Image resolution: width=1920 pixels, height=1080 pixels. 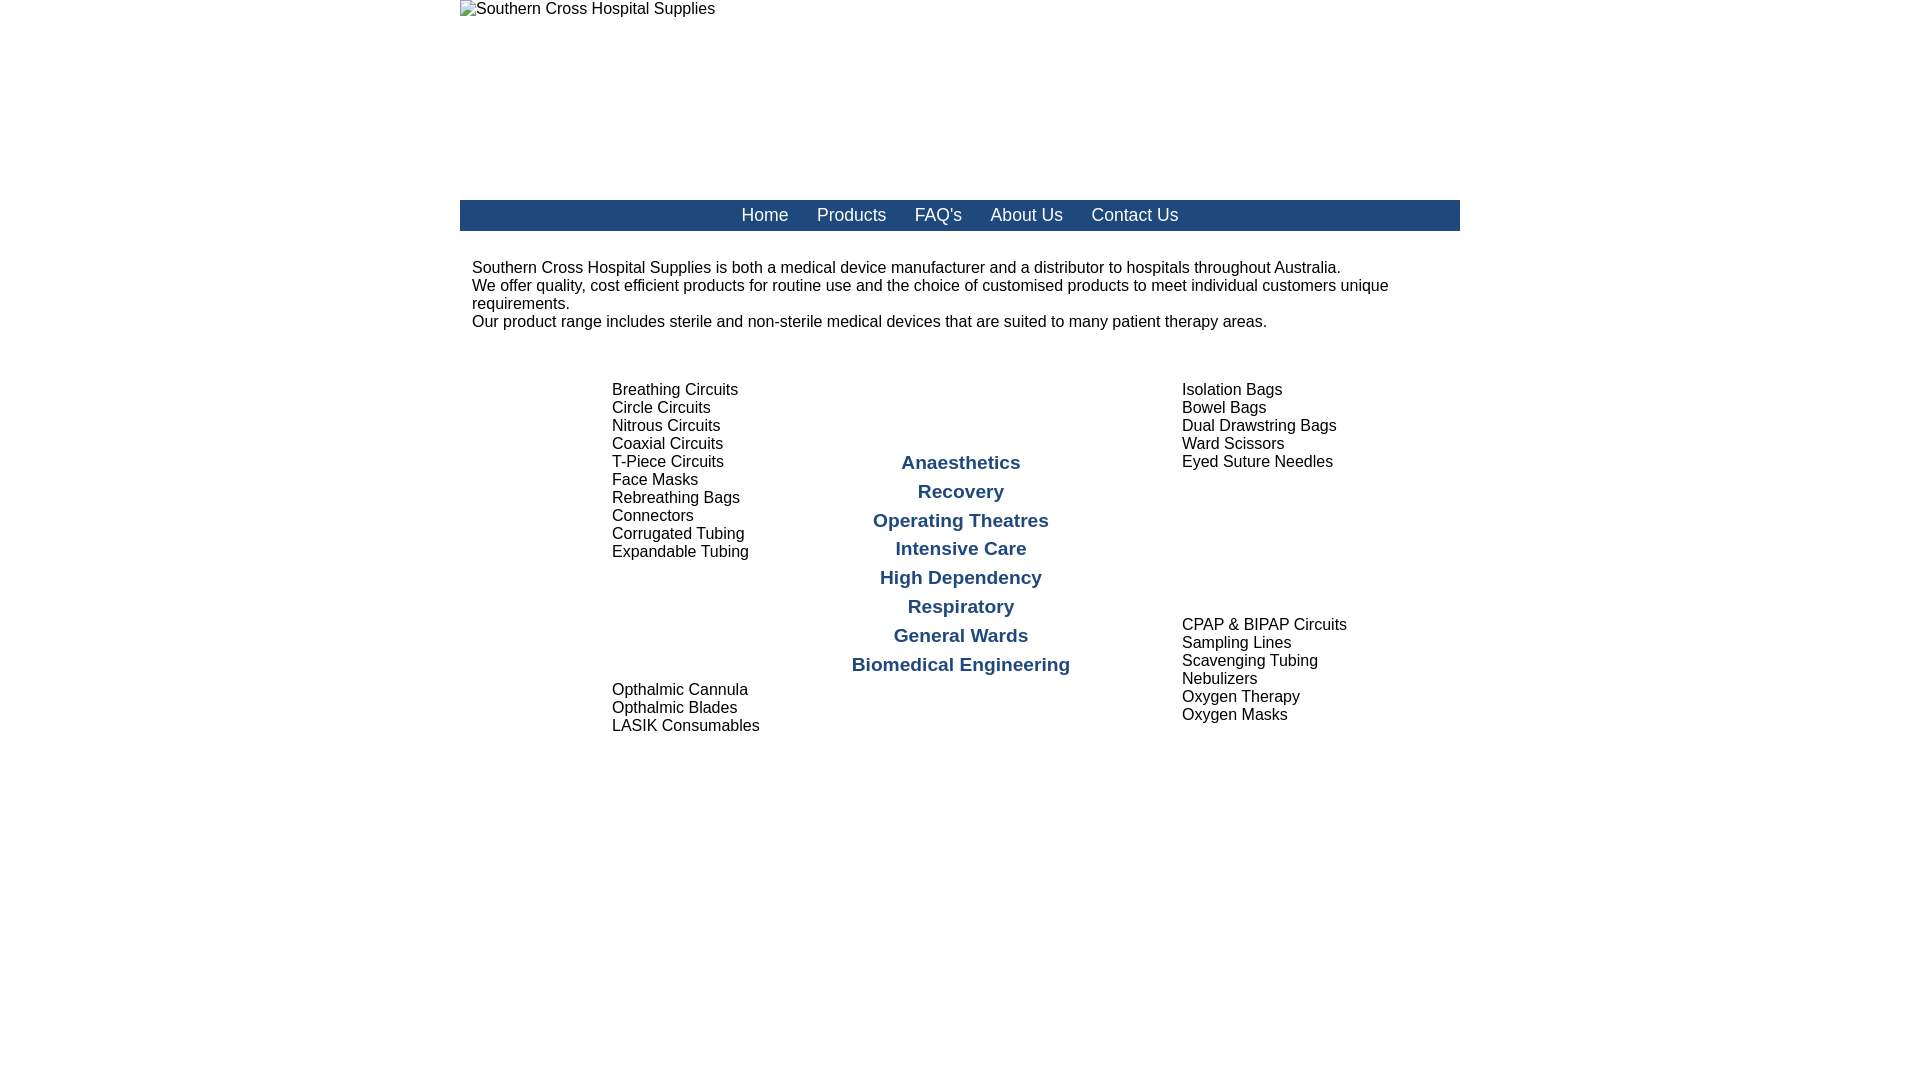 I want to click on 'Home', so click(x=764, y=215).